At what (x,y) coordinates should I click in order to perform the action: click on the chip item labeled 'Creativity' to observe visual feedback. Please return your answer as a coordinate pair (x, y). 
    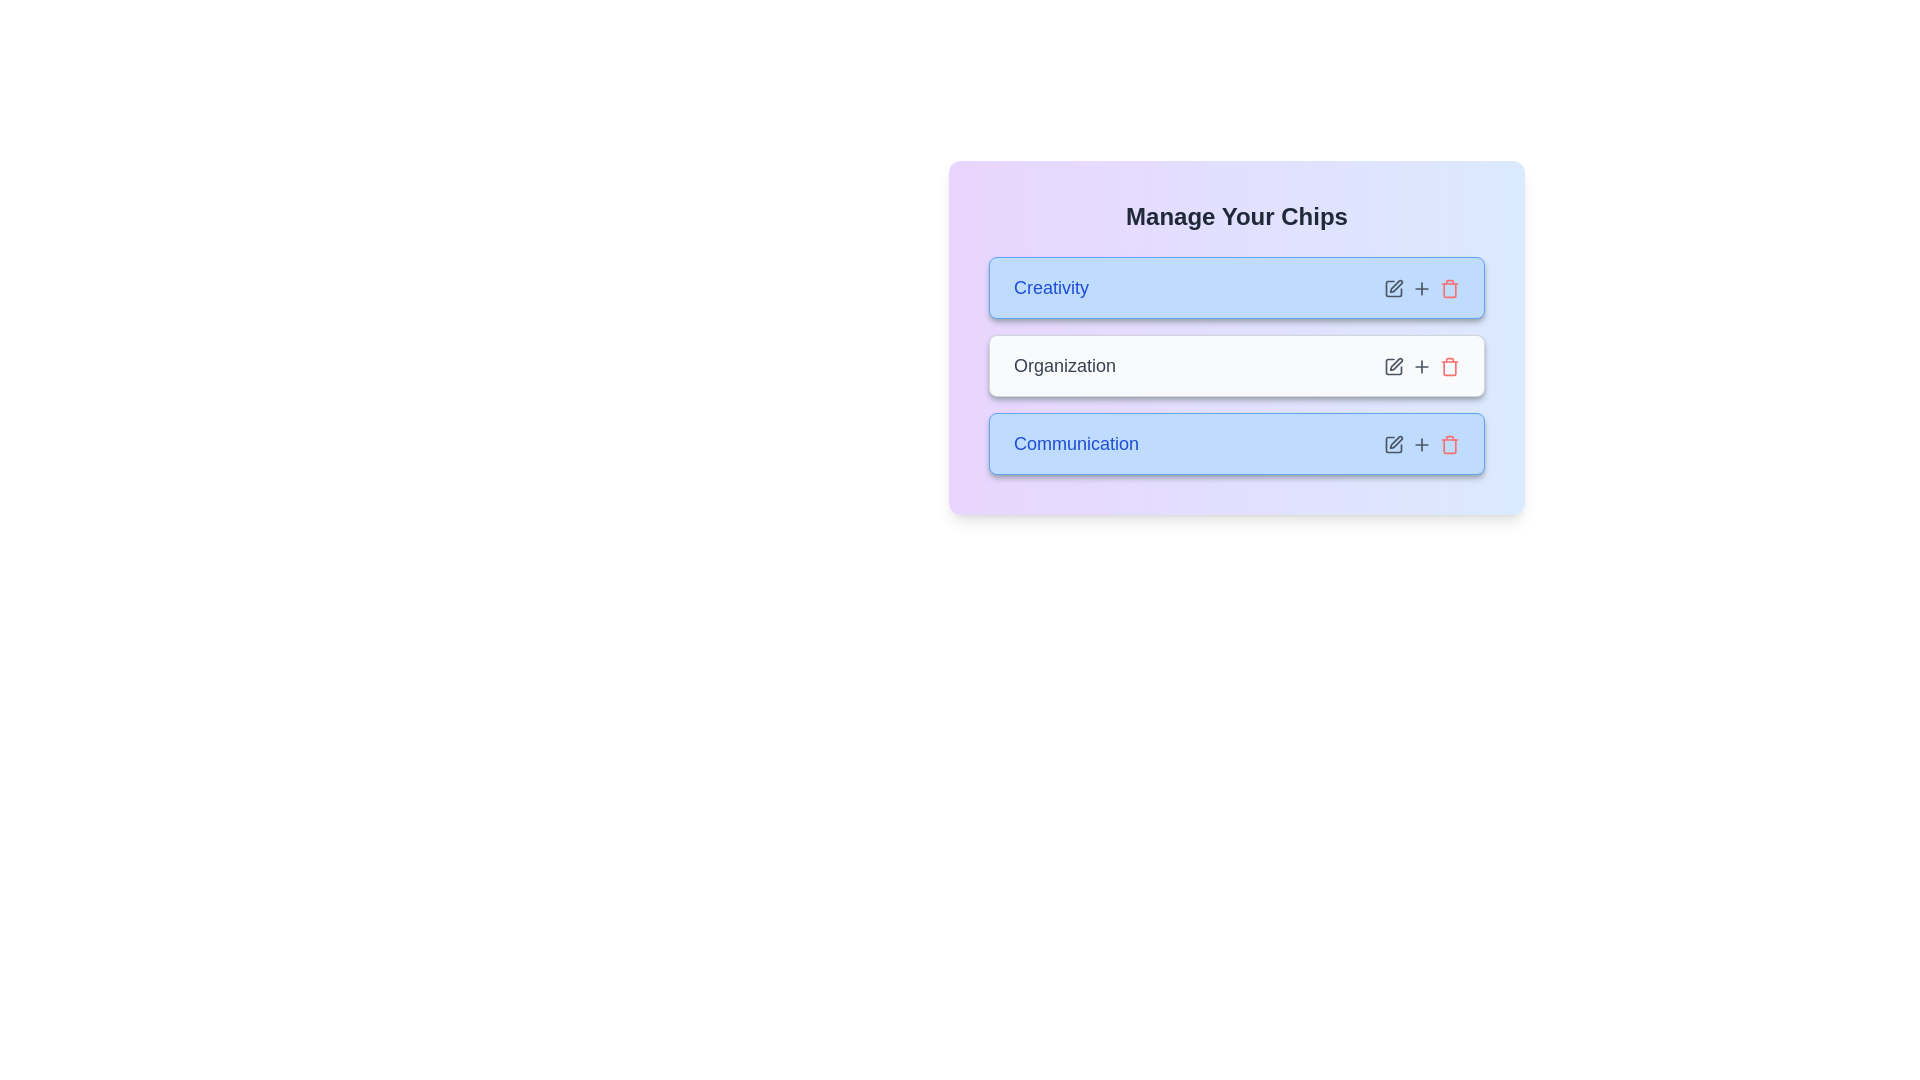
    Looking at the image, I should click on (1236, 288).